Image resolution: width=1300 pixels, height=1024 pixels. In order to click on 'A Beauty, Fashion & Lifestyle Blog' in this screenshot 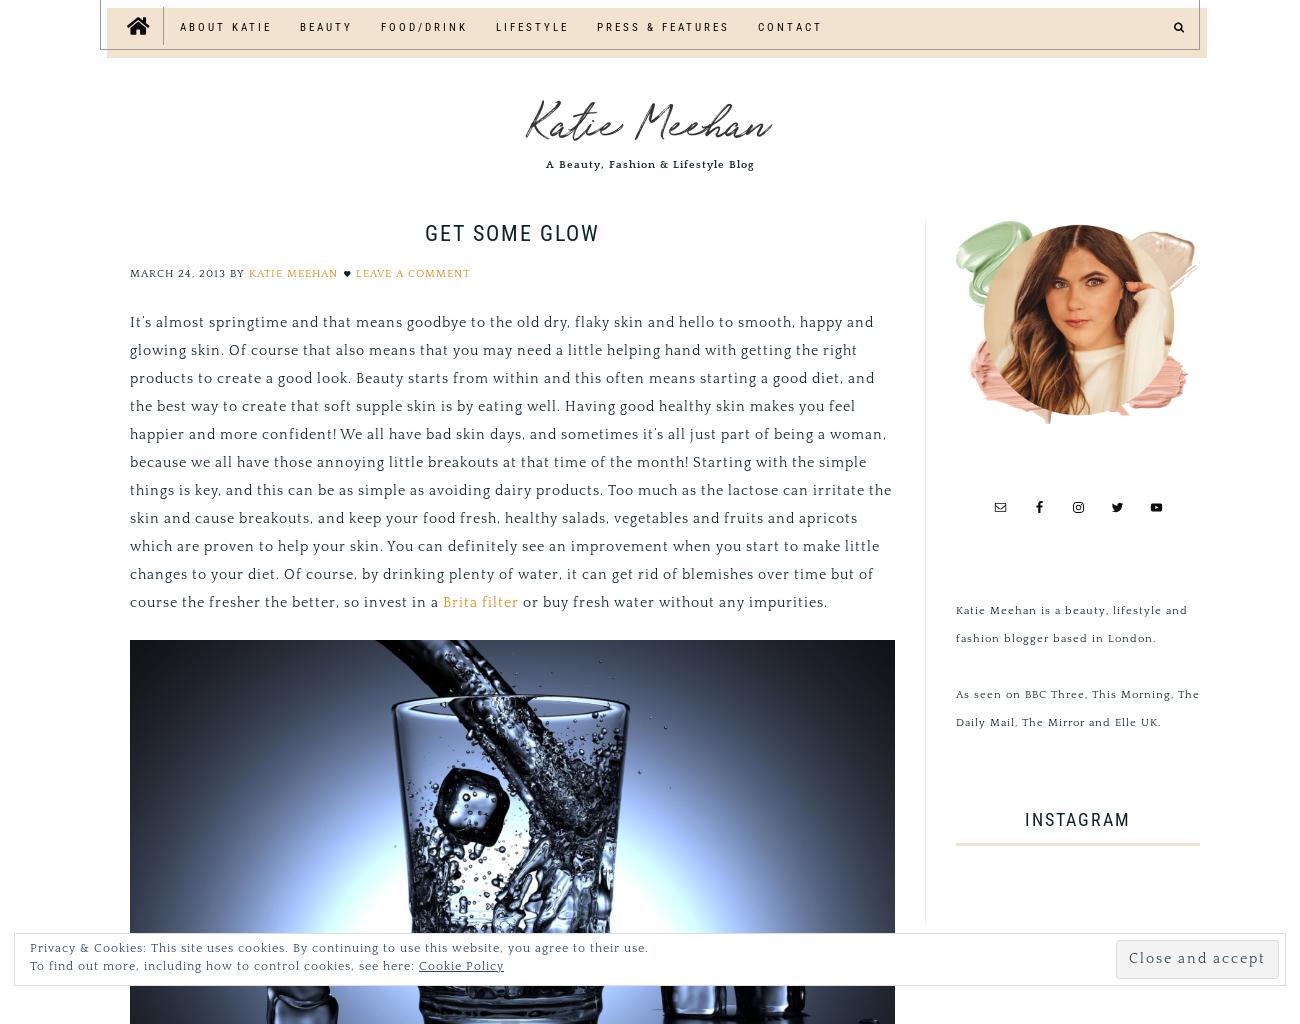, I will do `click(650, 163)`.